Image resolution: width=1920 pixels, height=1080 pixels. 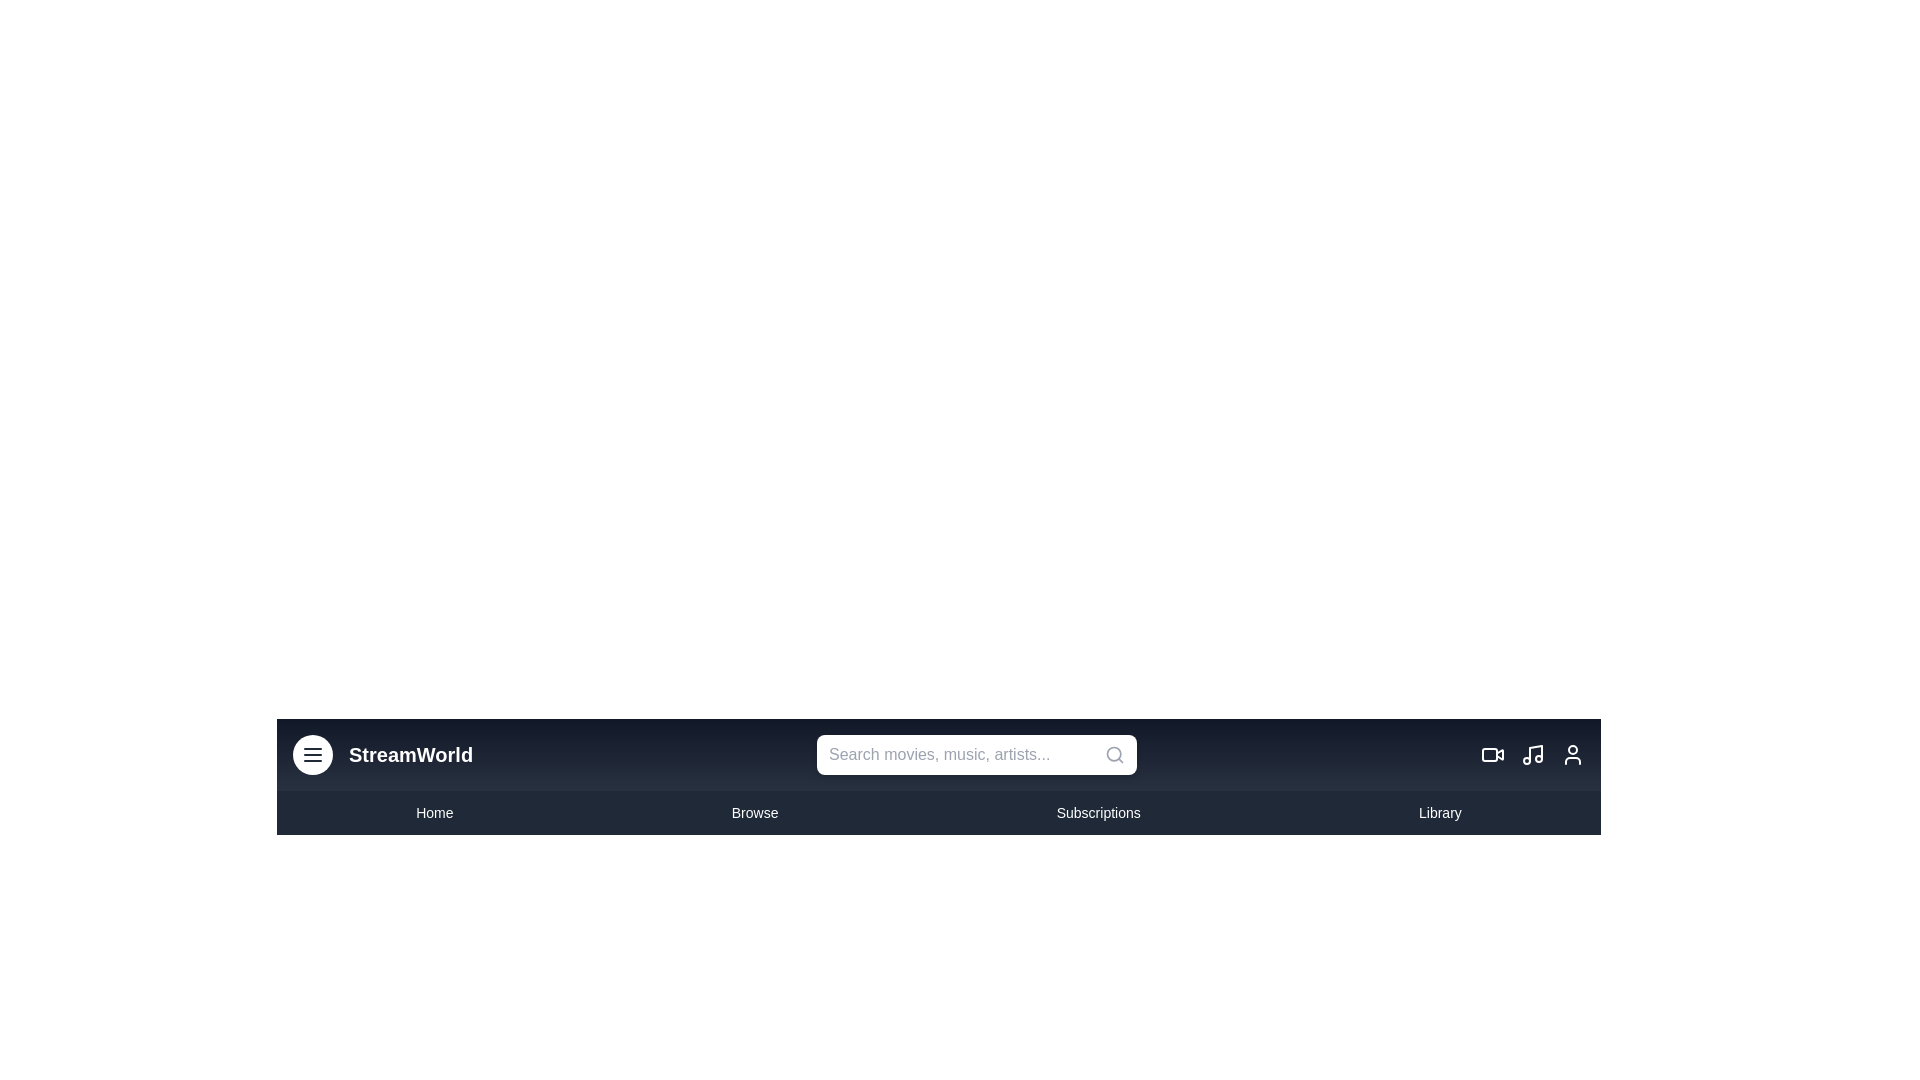 I want to click on the 'Video' icon to access video-related features, so click(x=1492, y=755).